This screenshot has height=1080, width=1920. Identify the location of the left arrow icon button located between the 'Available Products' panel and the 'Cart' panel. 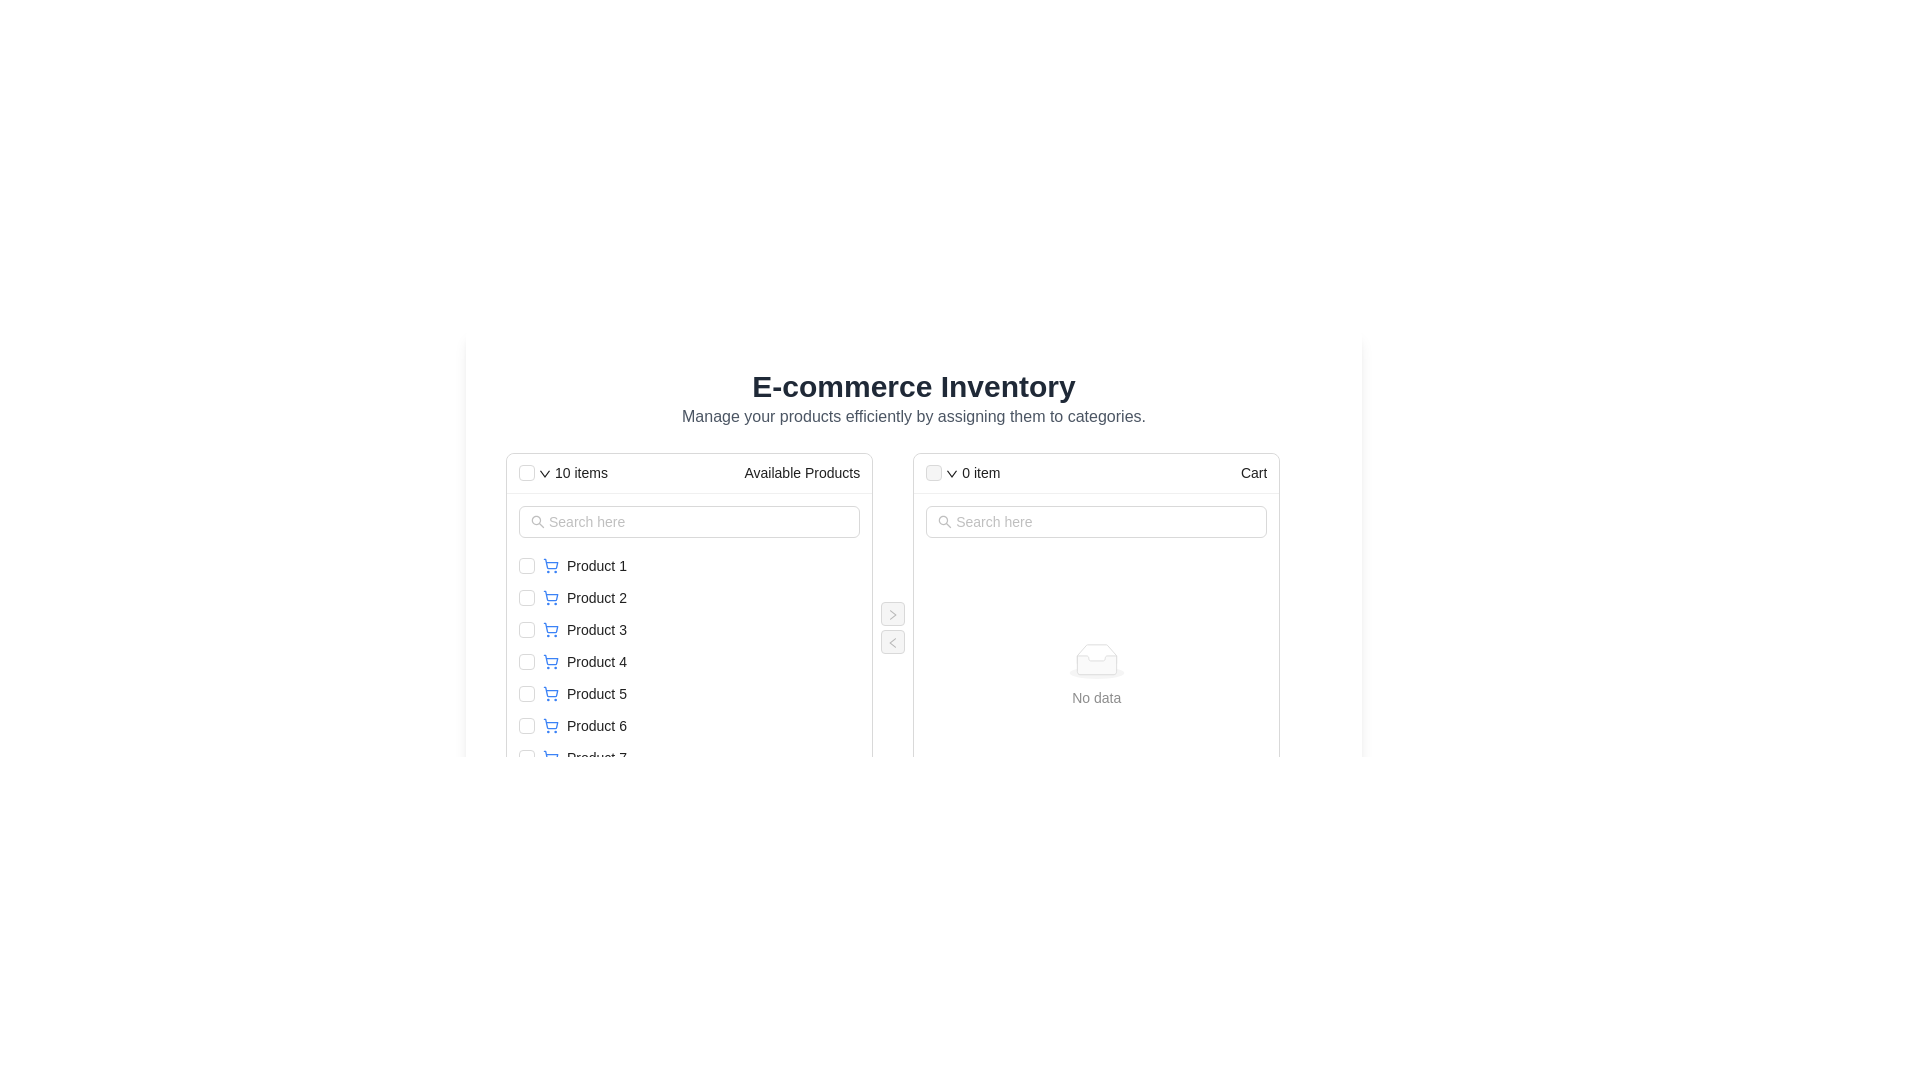
(891, 642).